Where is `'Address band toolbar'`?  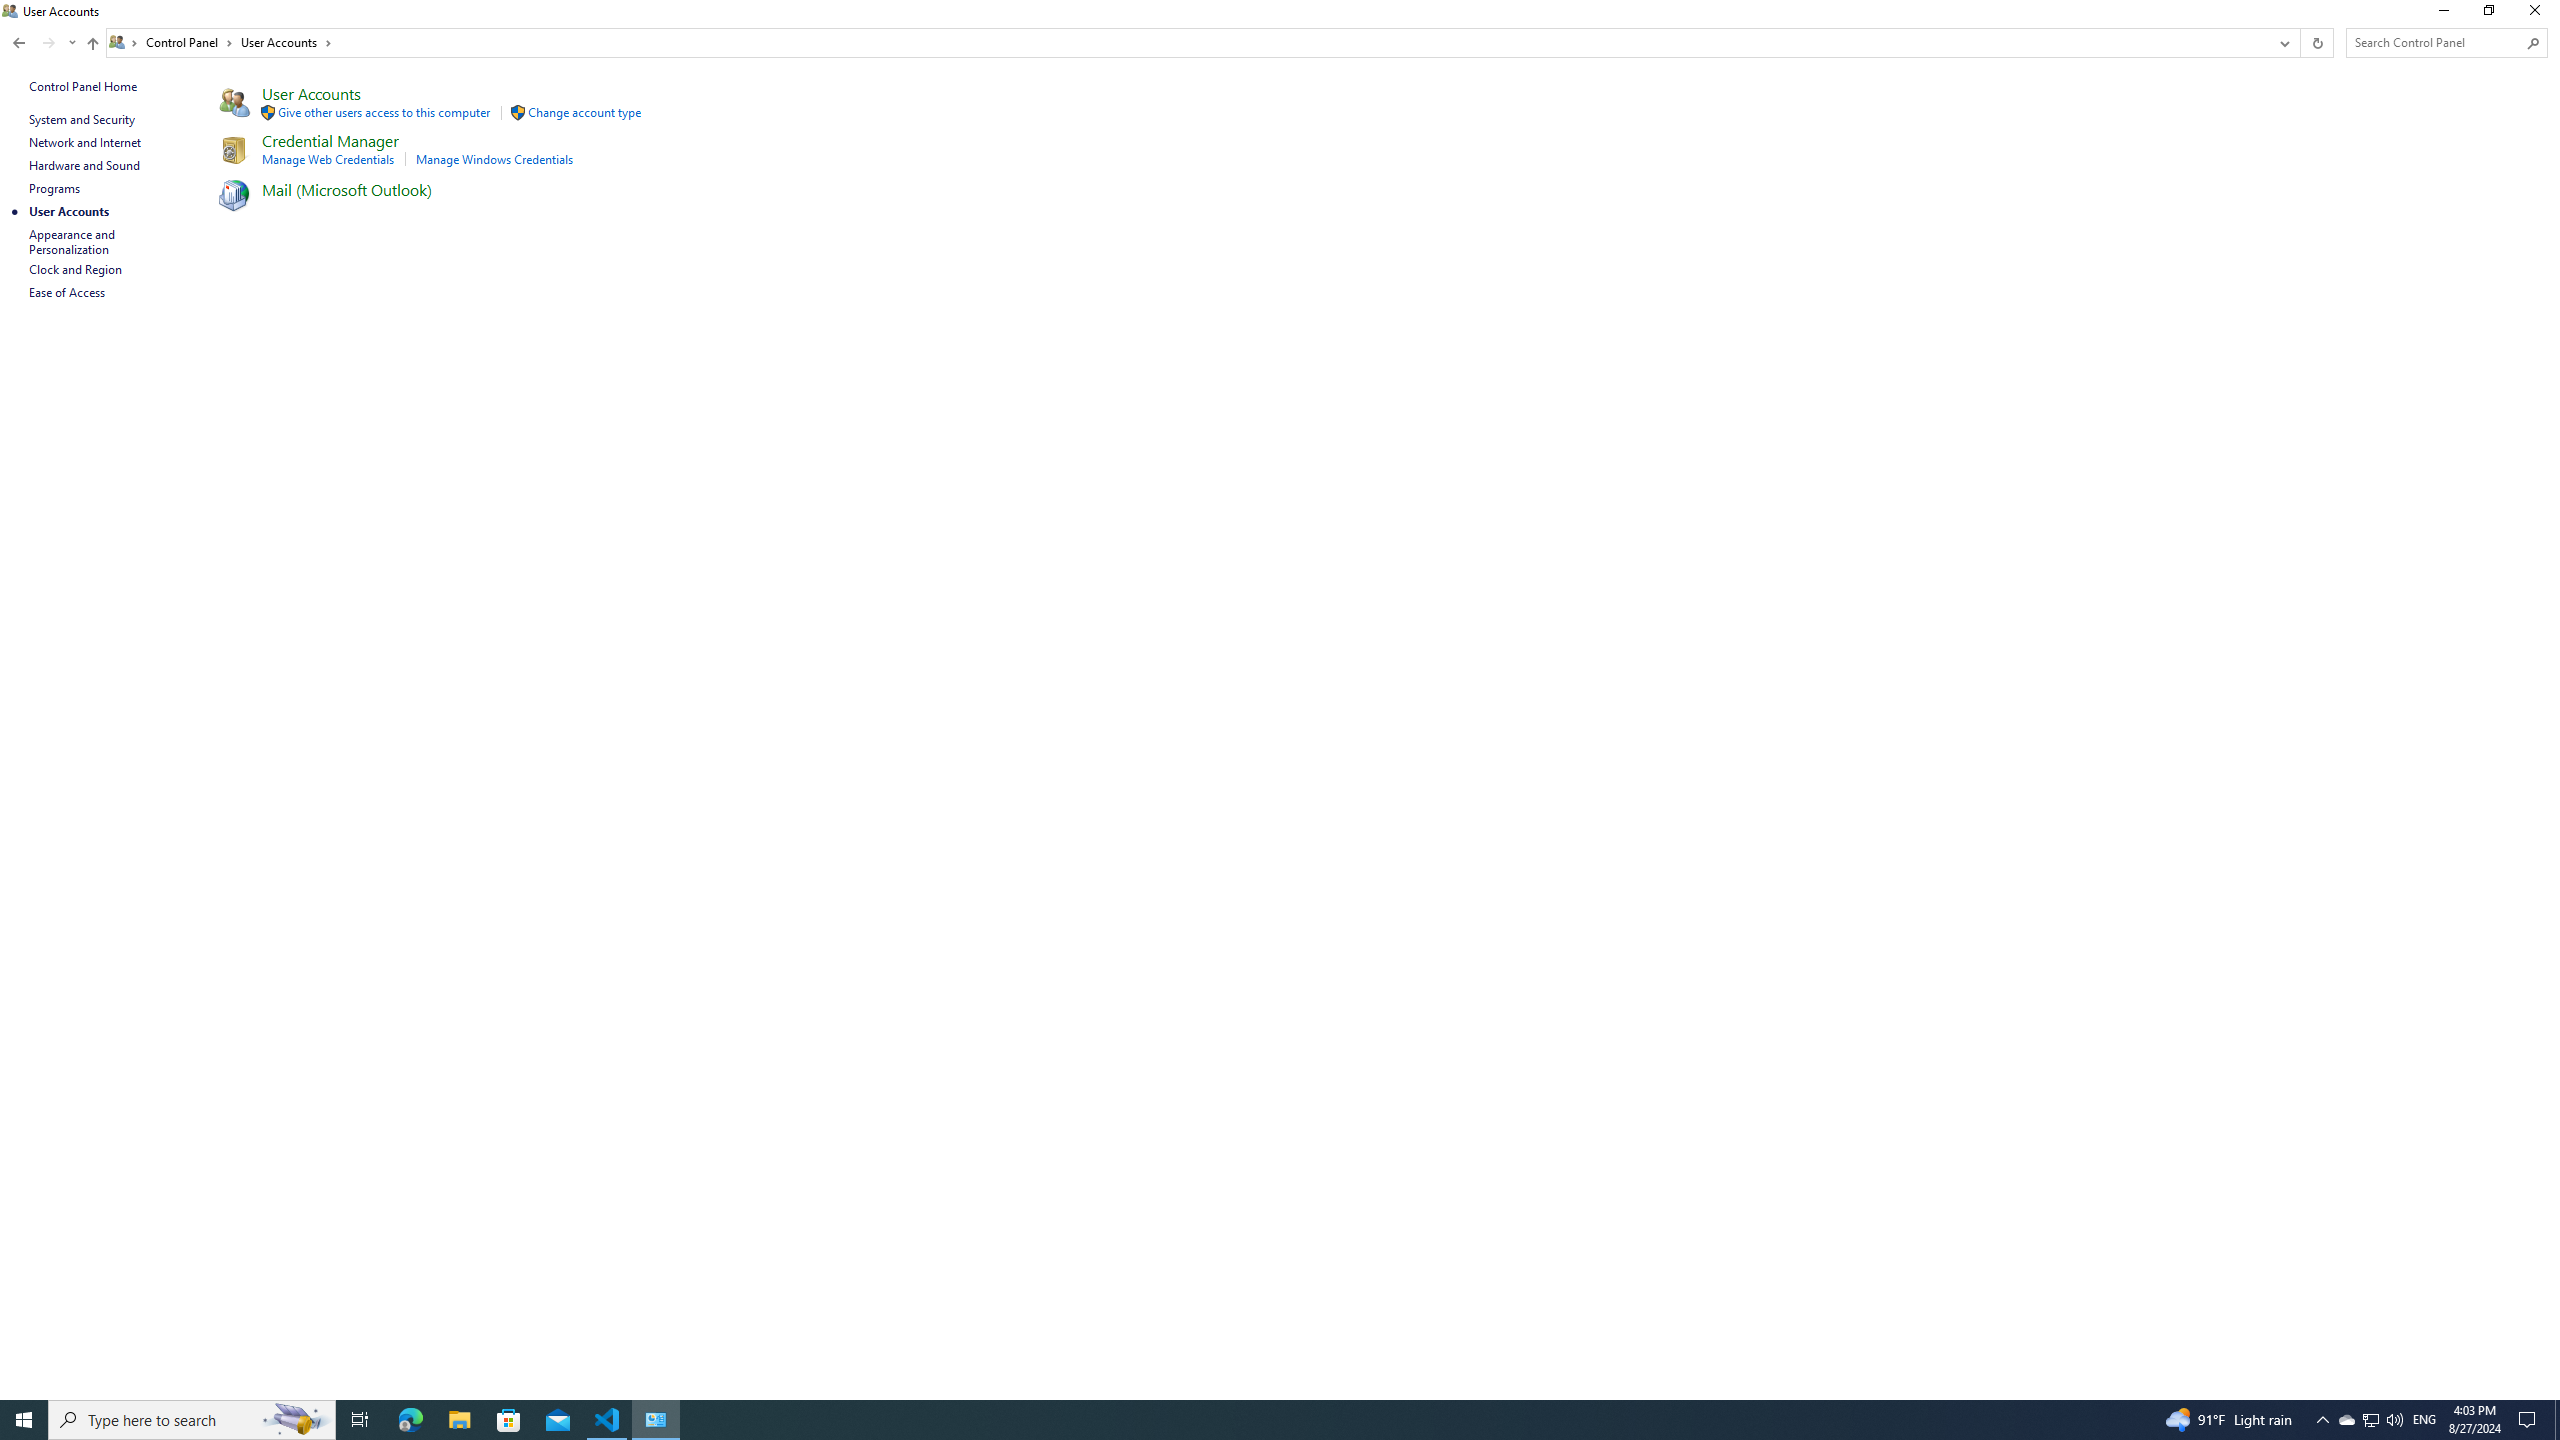 'Address band toolbar' is located at coordinates (2299, 42).